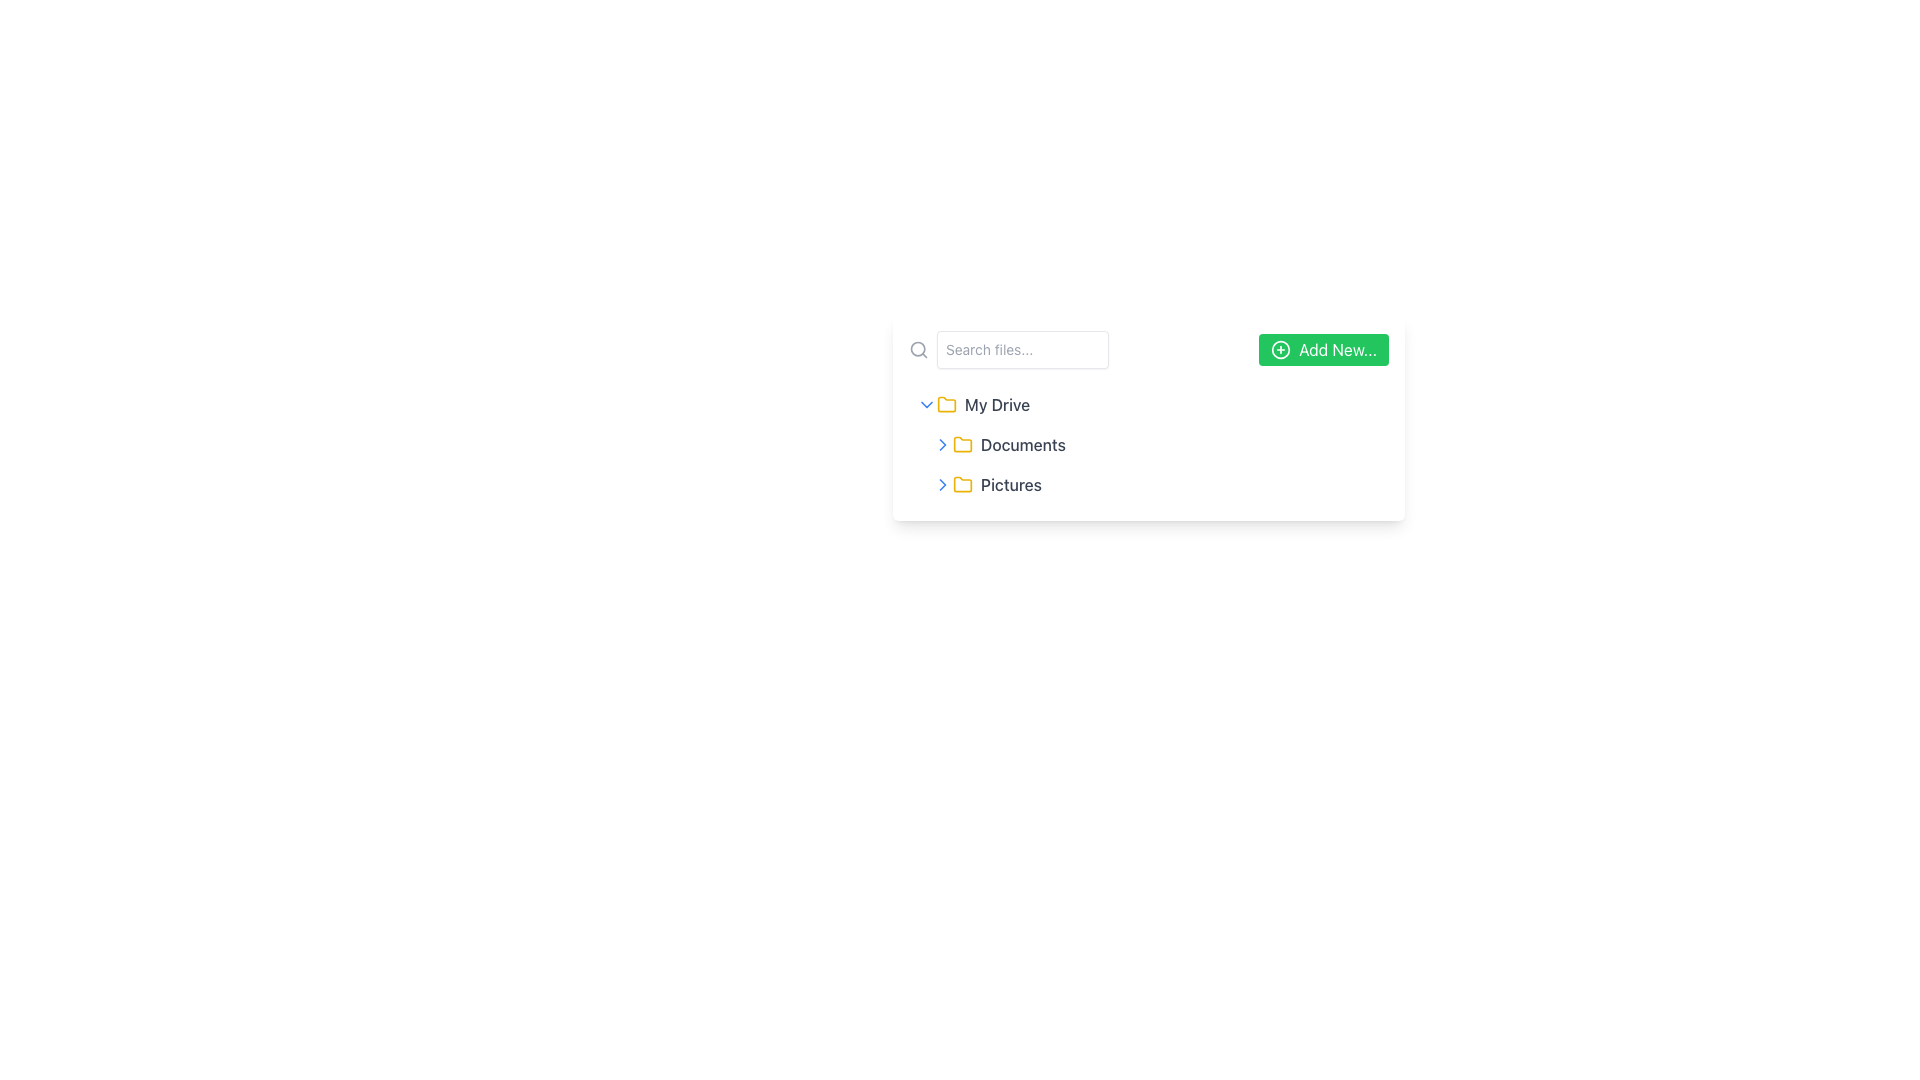 The image size is (1920, 1080). I want to click on the icon that toggles the 'My Drive' section in the file navigation menu, located to the left of the 'My Drive' text and adjacent to the yellow folder icon, so click(925, 405).